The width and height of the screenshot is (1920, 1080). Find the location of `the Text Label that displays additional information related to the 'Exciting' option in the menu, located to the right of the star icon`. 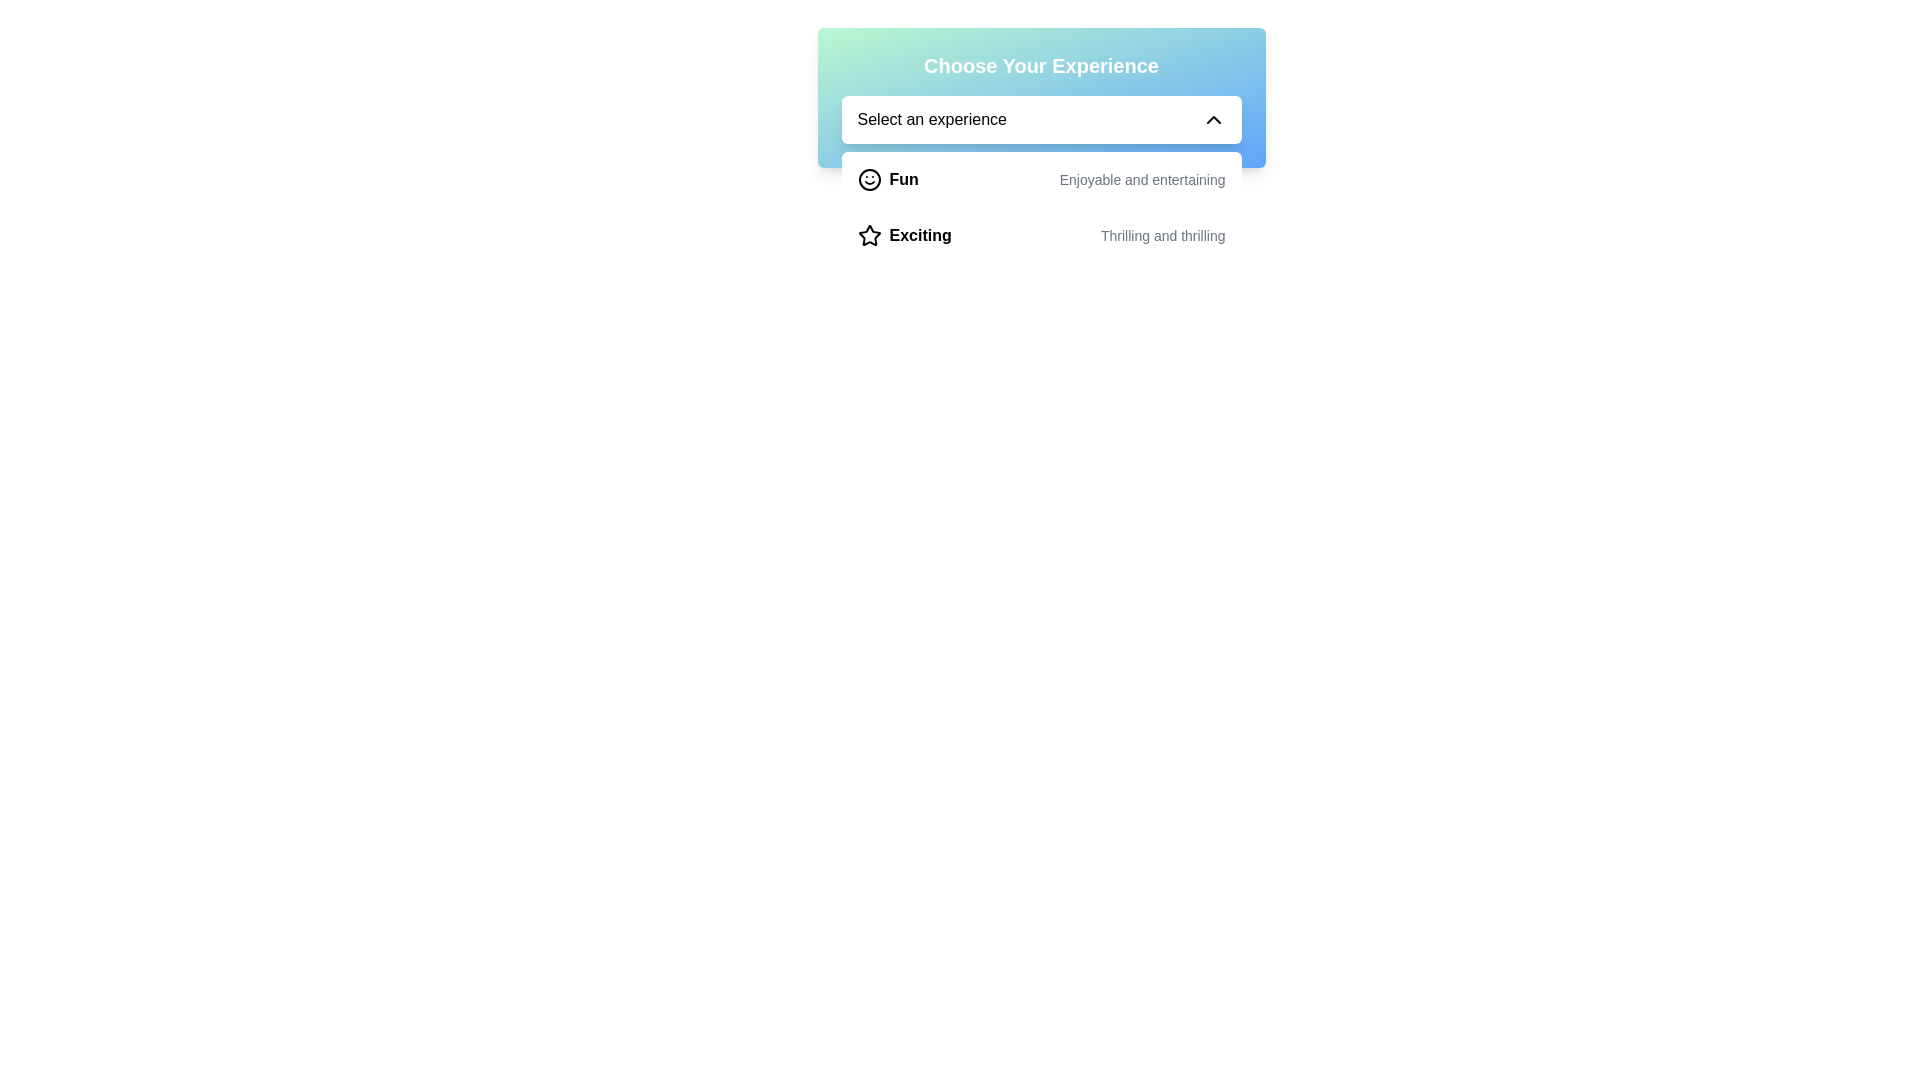

the Text Label that displays additional information related to the 'Exciting' option in the menu, located to the right of the star icon is located at coordinates (1163, 234).